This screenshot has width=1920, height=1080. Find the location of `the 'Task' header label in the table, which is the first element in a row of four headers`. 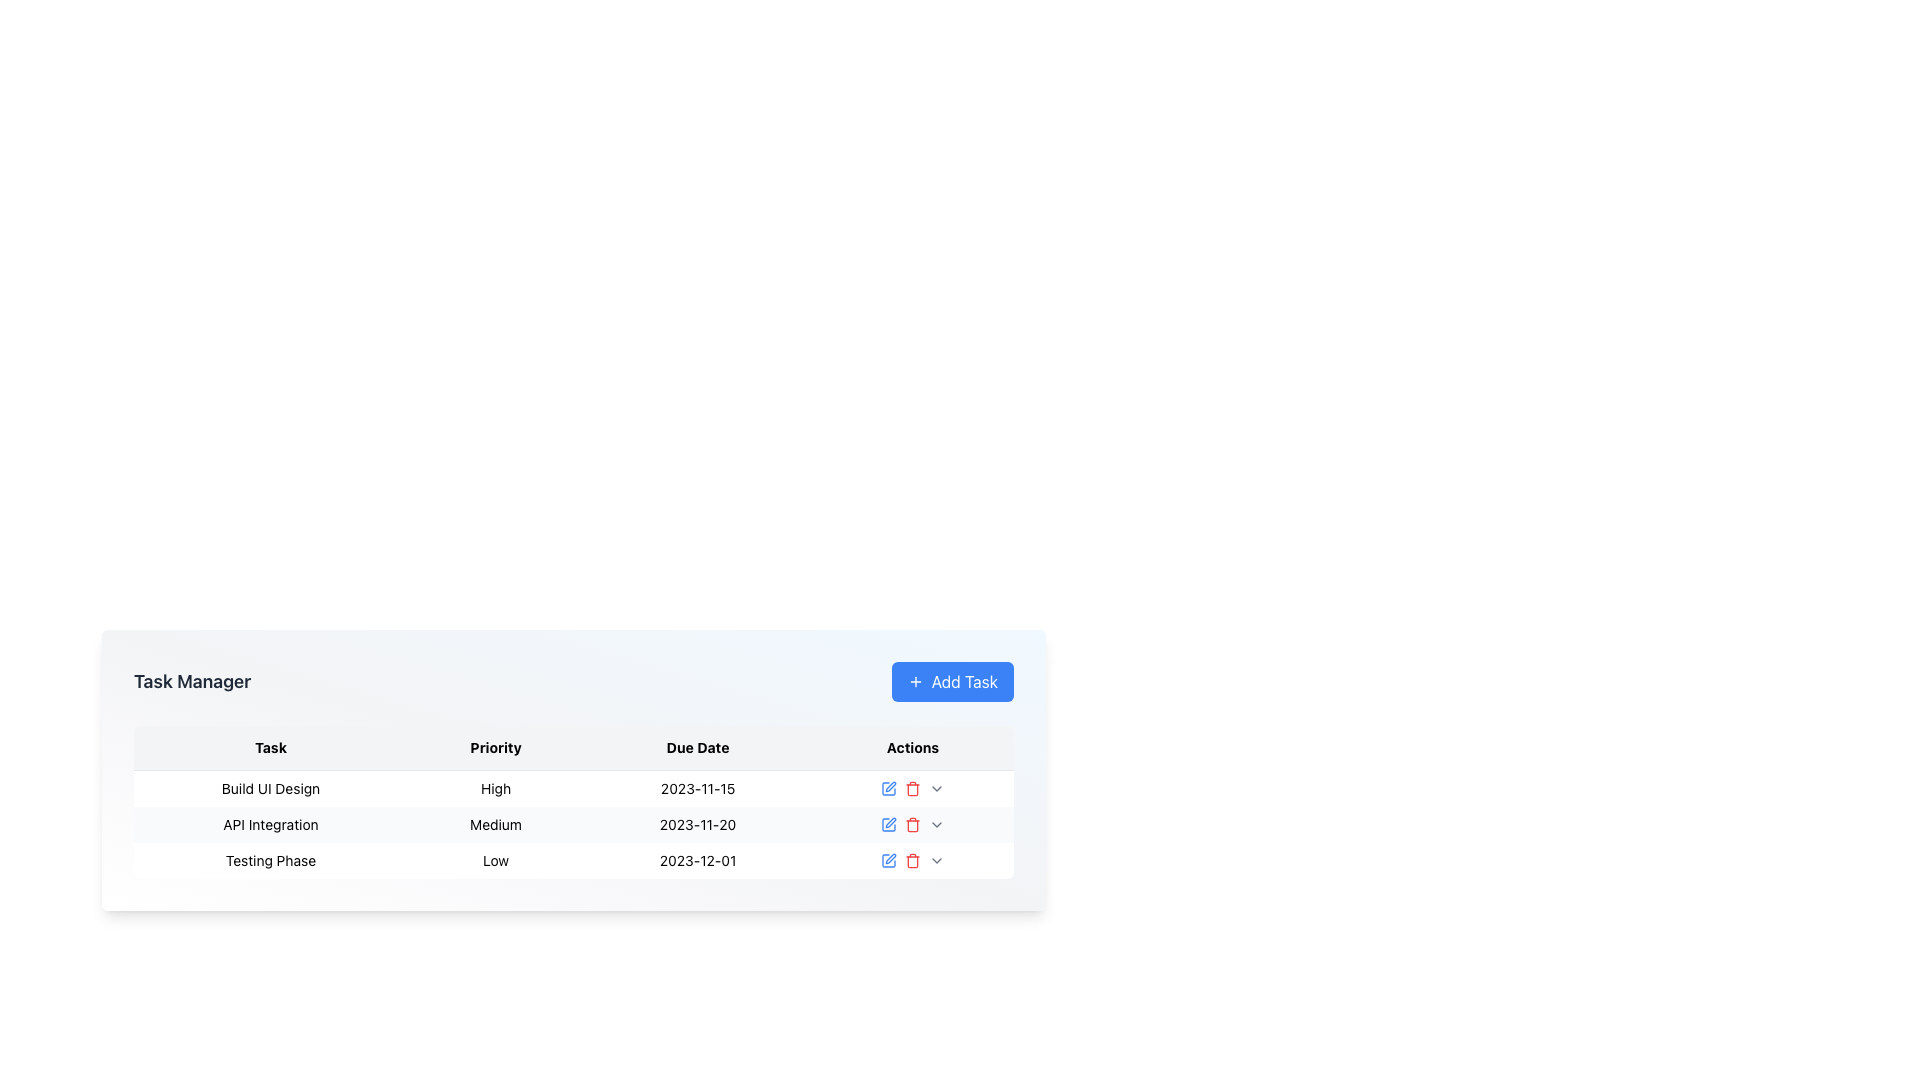

the 'Task' header label in the table, which is the first element in a row of four headers is located at coordinates (270, 748).